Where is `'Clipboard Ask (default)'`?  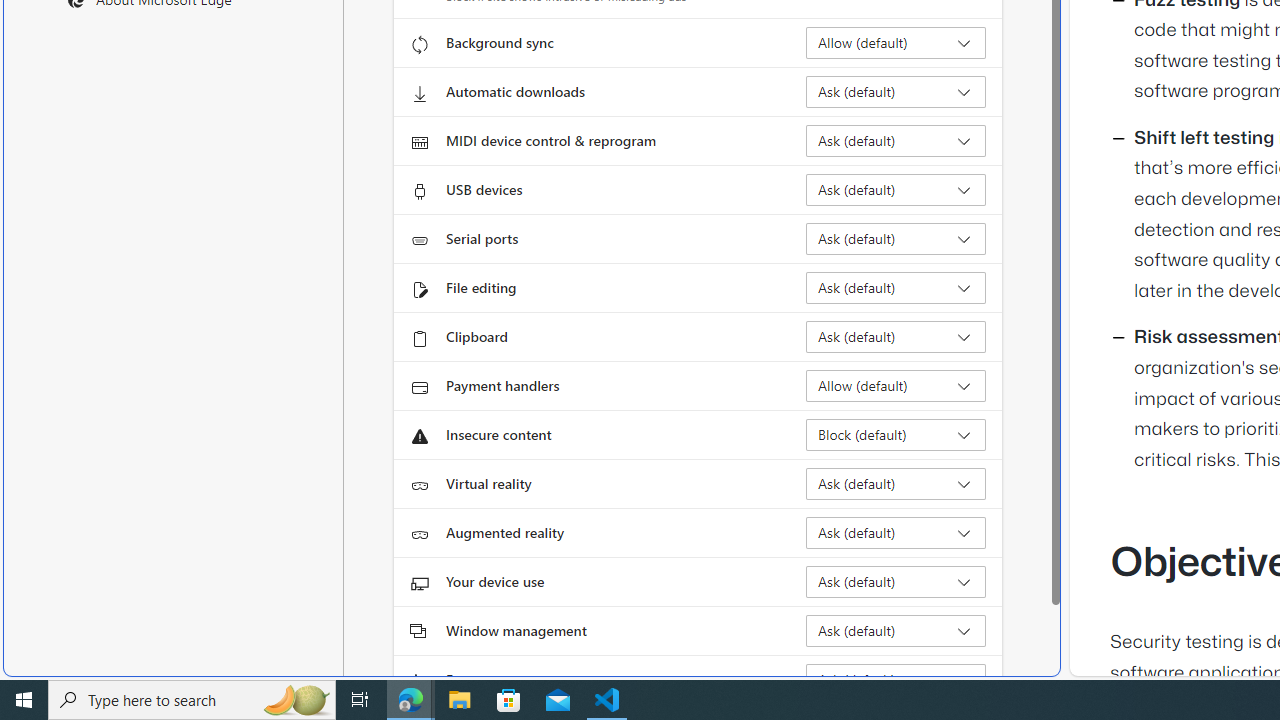 'Clipboard Ask (default)' is located at coordinates (895, 335).